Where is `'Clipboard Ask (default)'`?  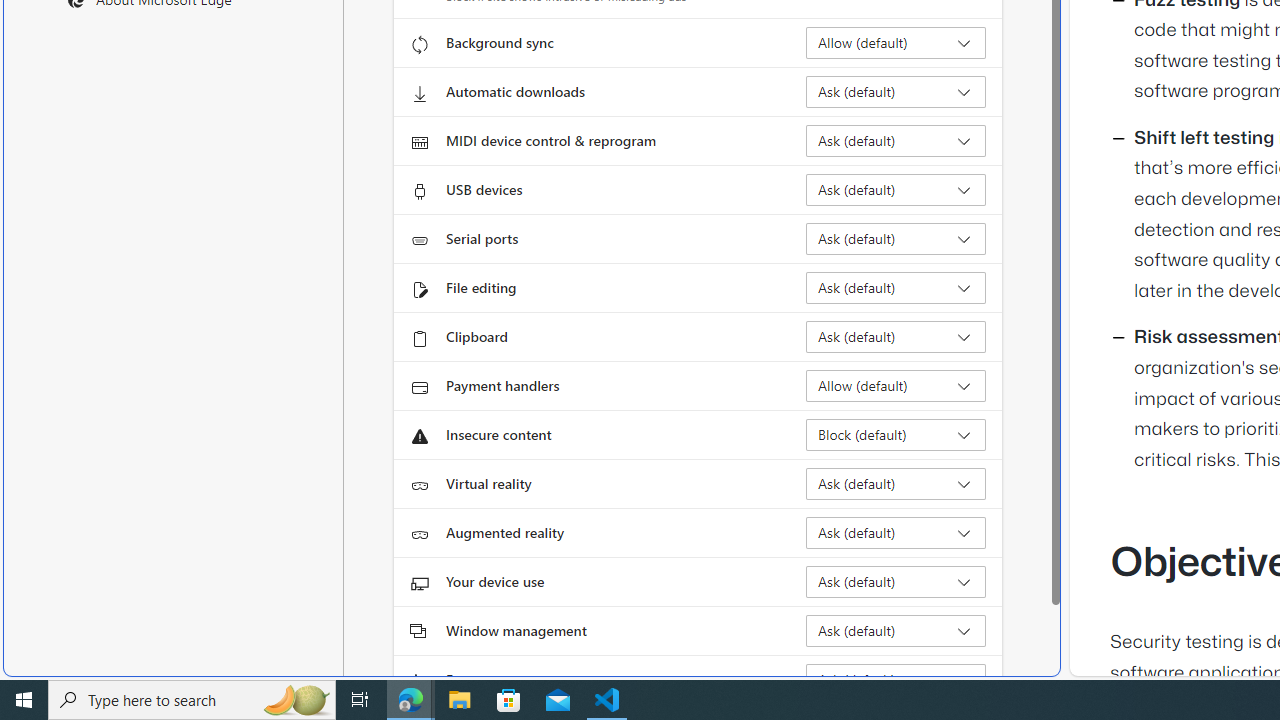 'Clipboard Ask (default)' is located at coordinates (895, 335).